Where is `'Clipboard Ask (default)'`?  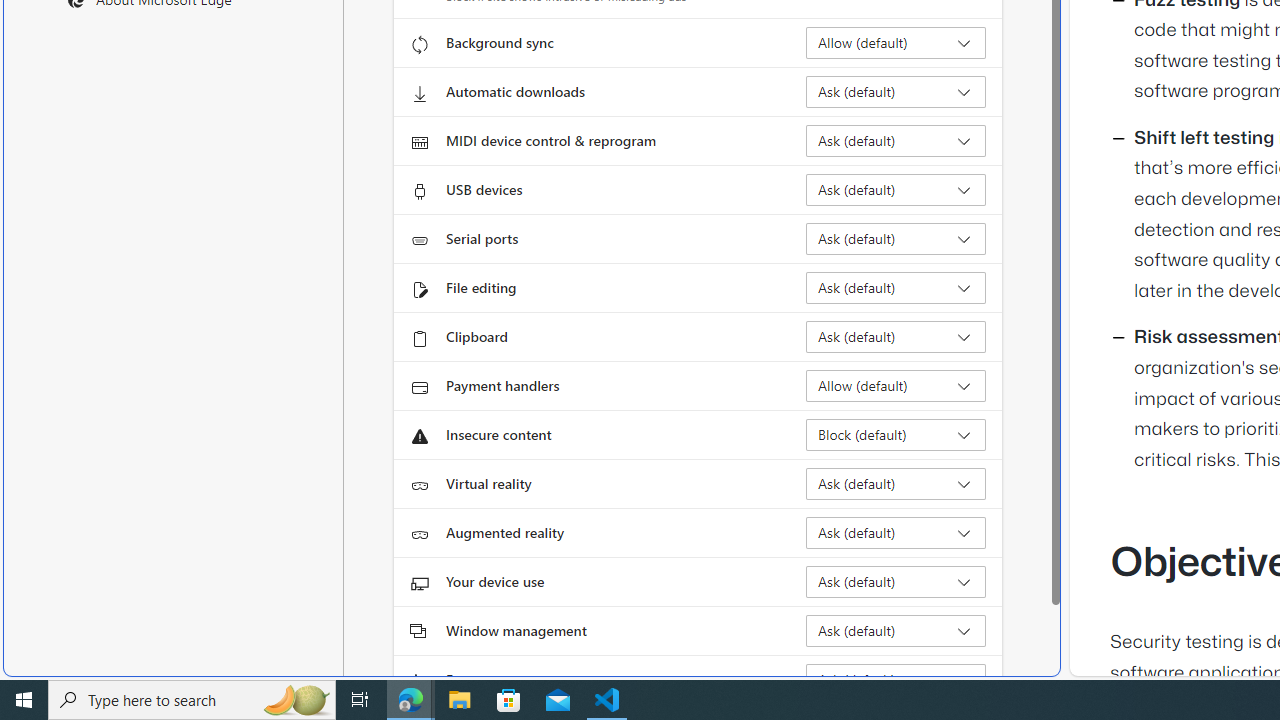 'Clipboard Ask (default)' is located at coordinates (895, 335).